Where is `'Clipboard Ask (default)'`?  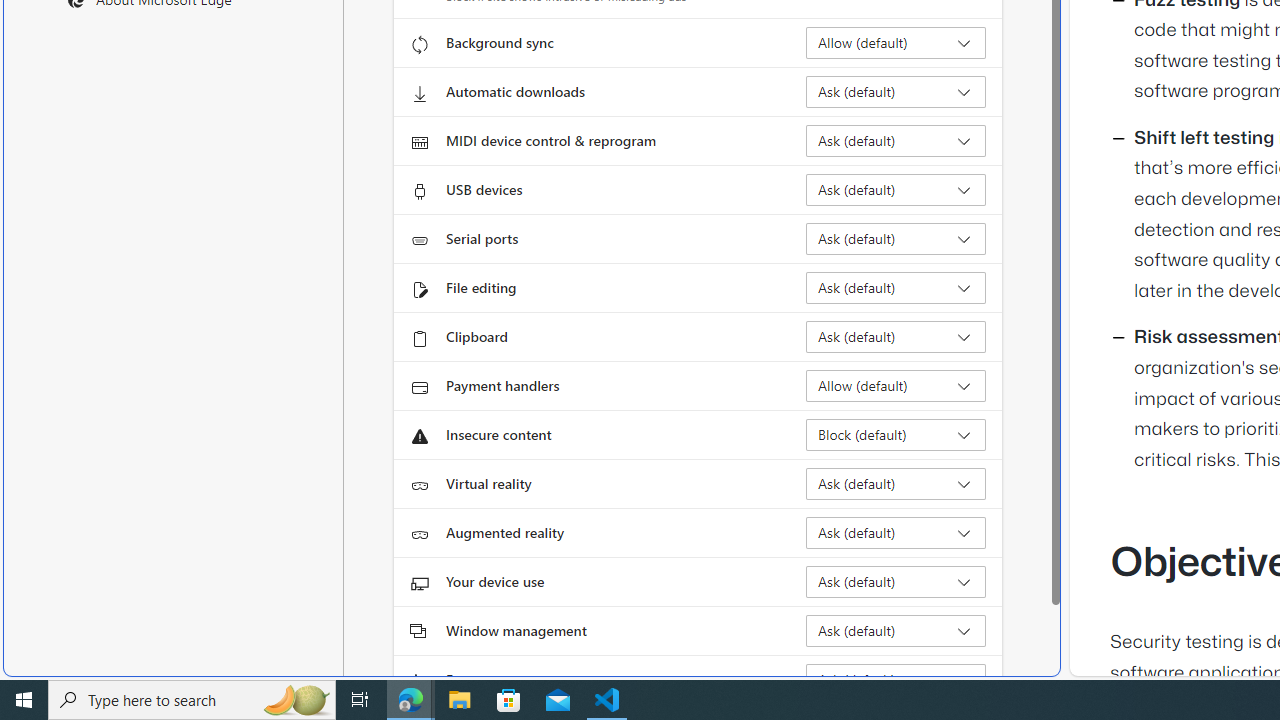 'Clipboard Ask (default)' is located at coordinates (895, 335).